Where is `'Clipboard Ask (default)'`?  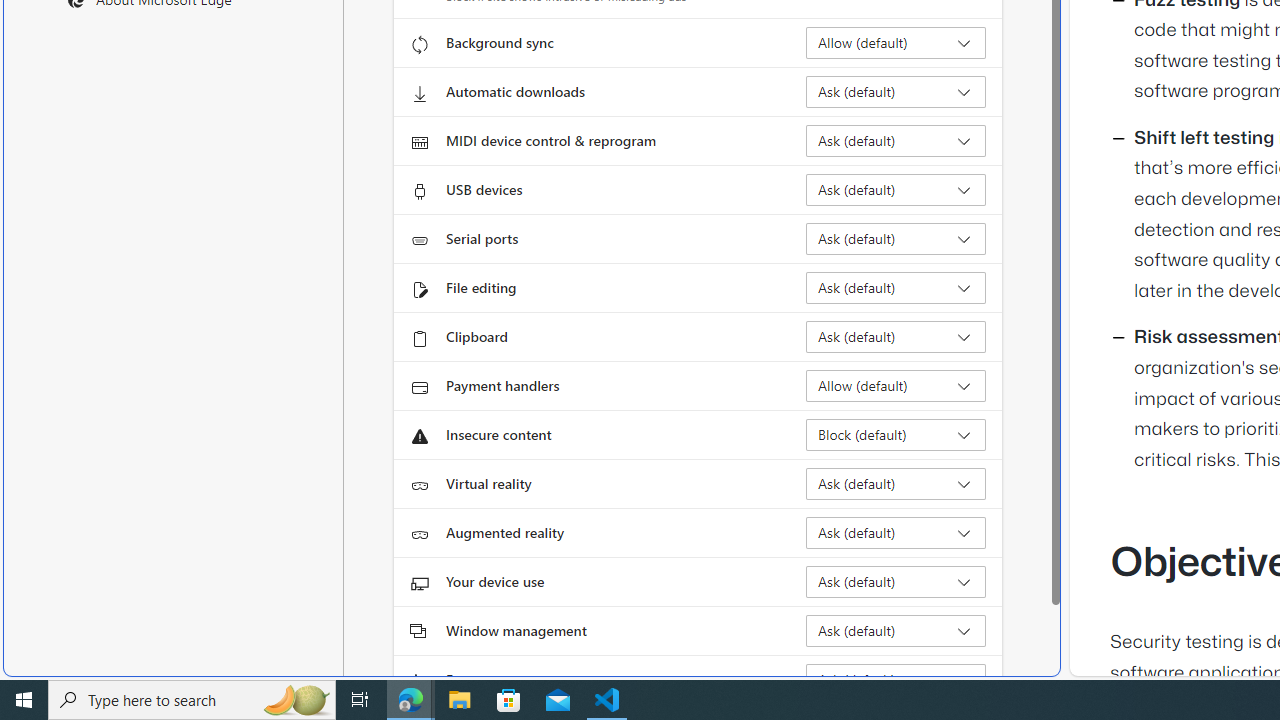 'Clipboard Ask (default)' is located at coordinates (895, 335).